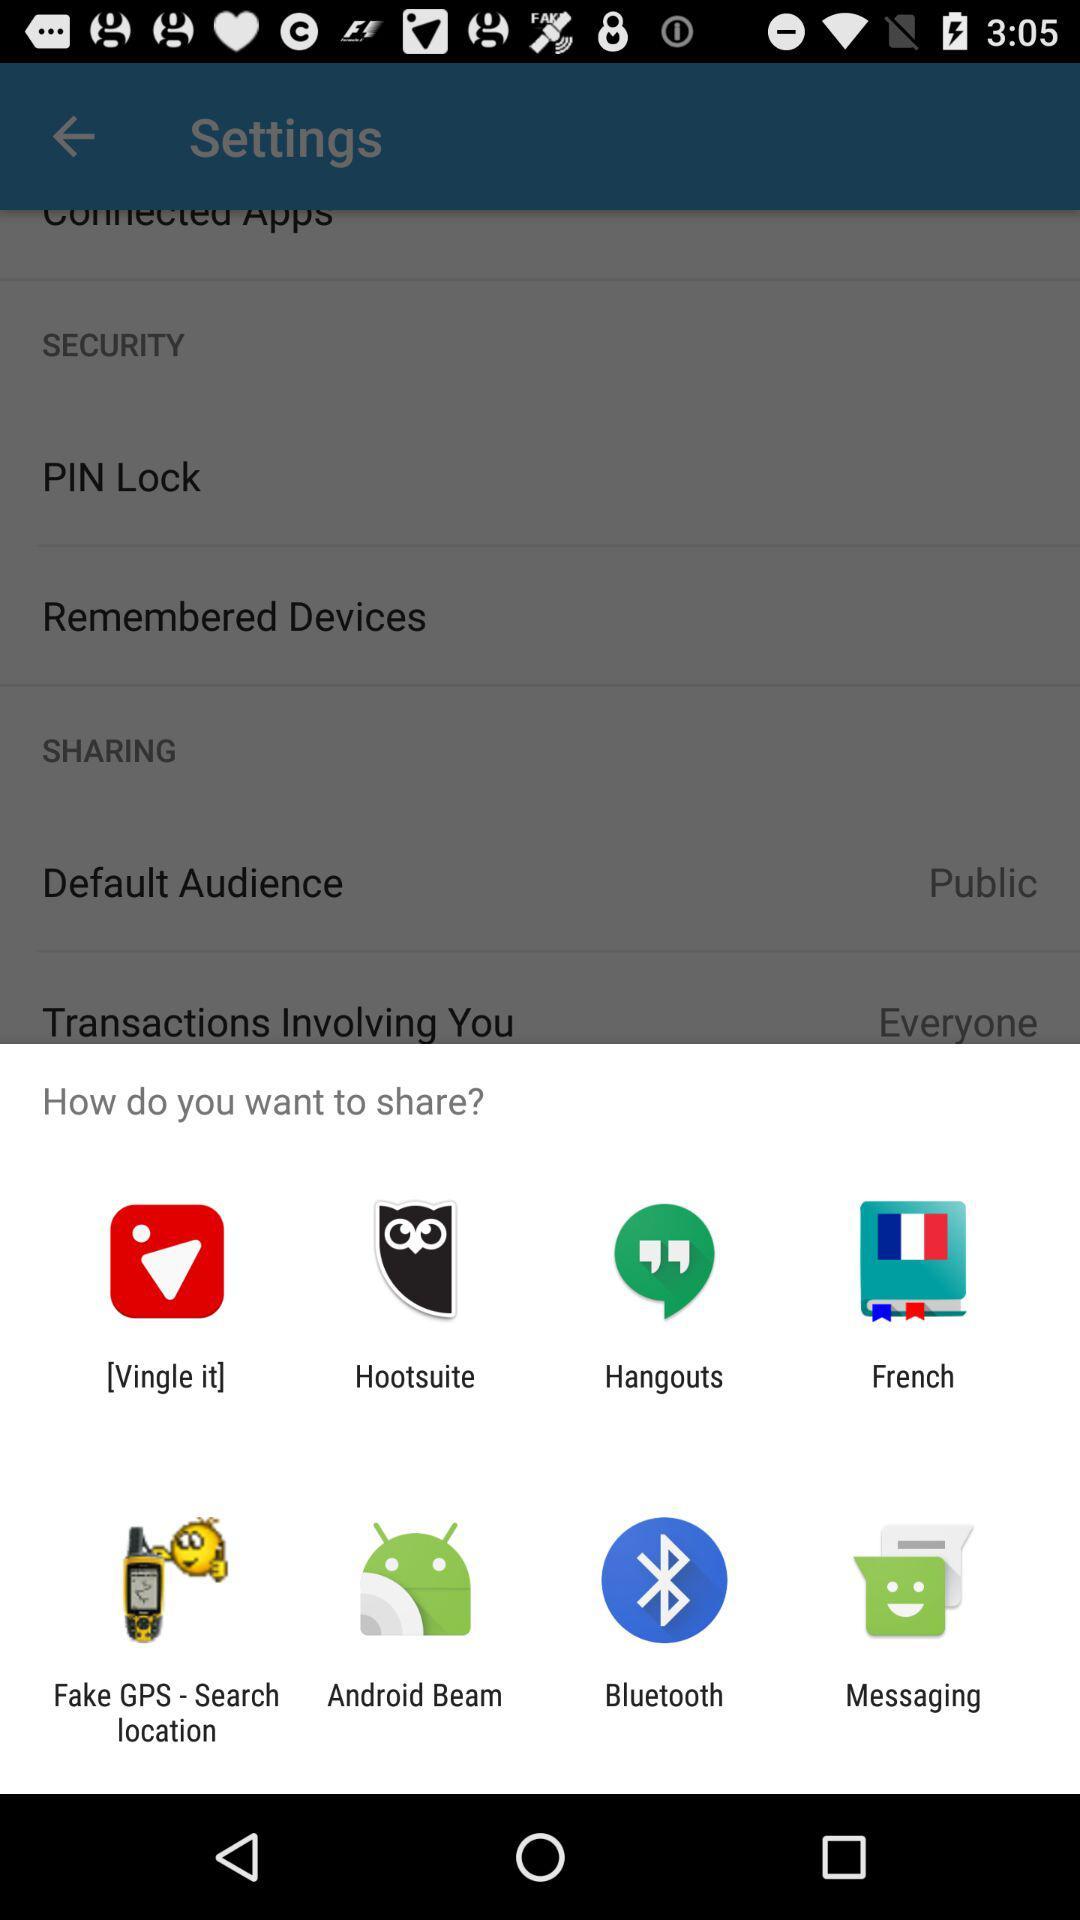  Describe the element at coordinates (414, 1711) in the screenshot. I see `the app next to fake gps search app` at that location.